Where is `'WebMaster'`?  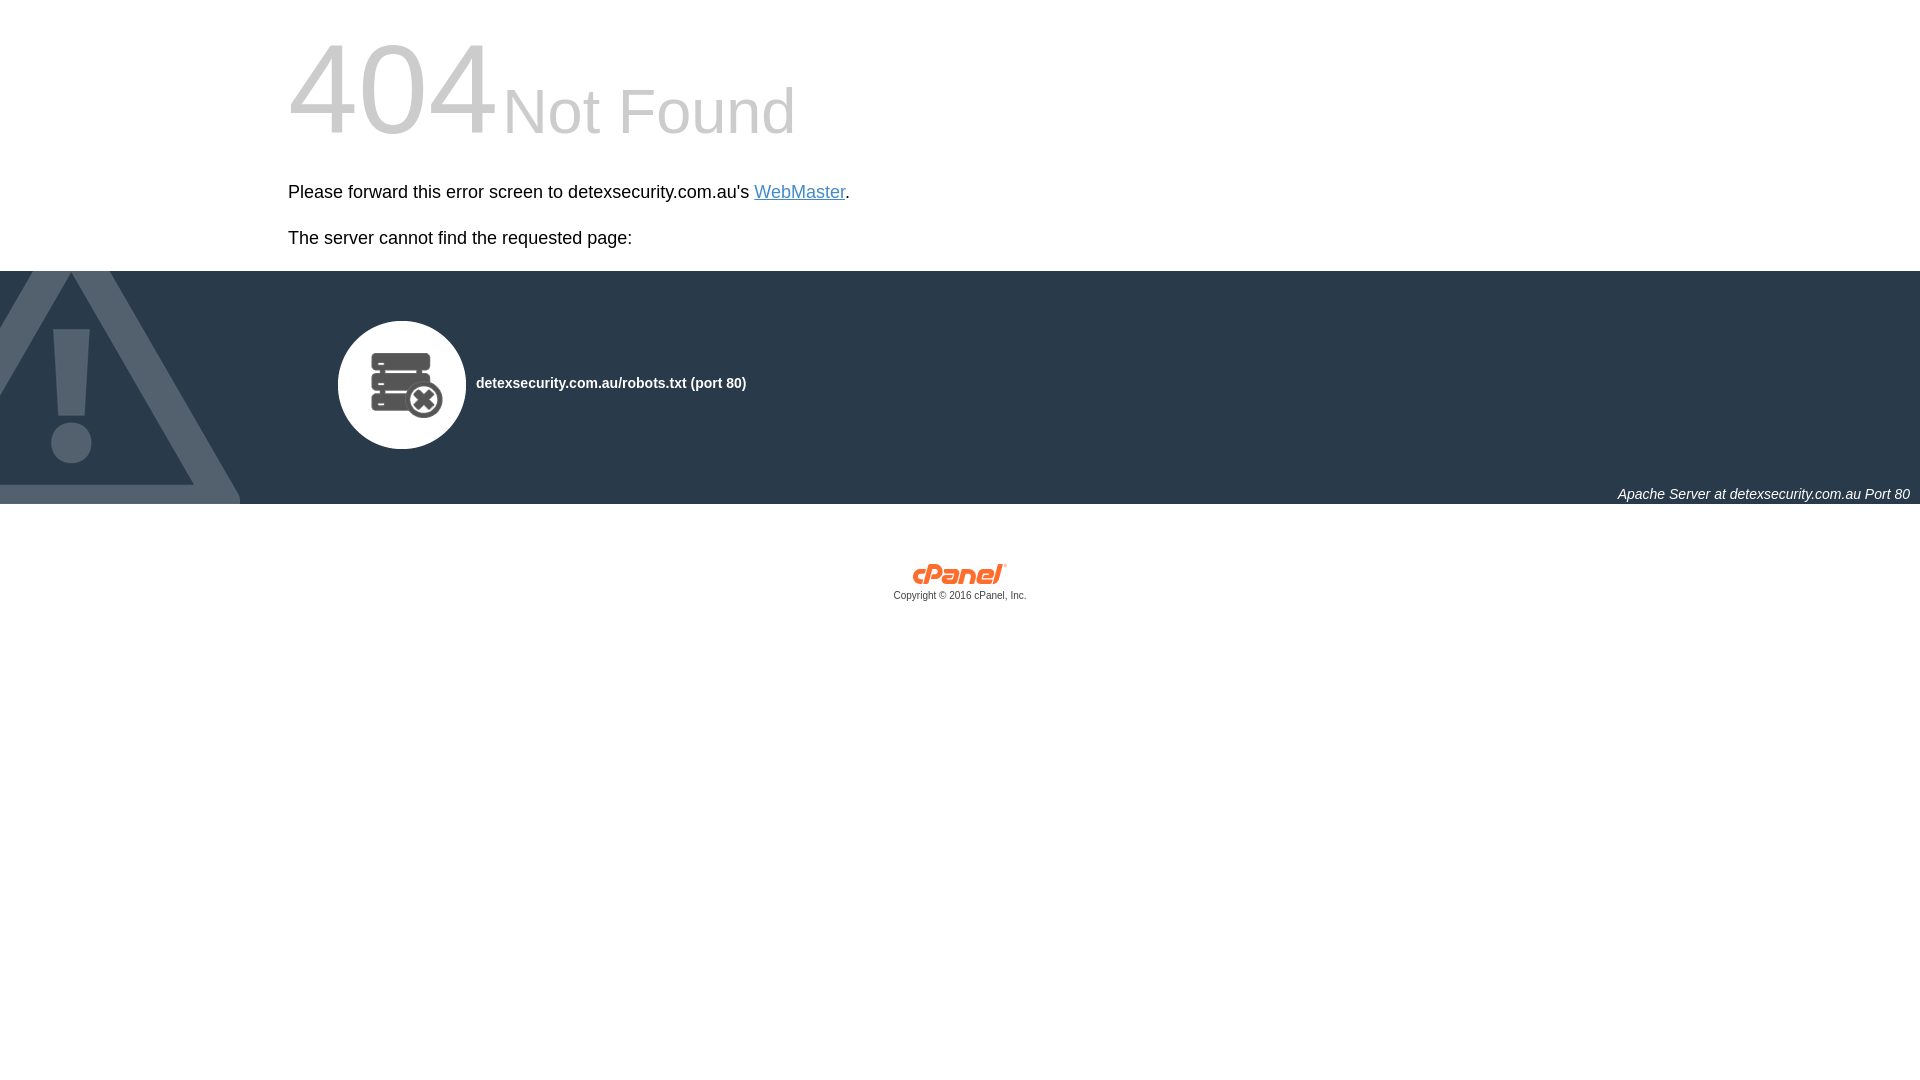 'WebMaster' is located at coordinates (798, 192).